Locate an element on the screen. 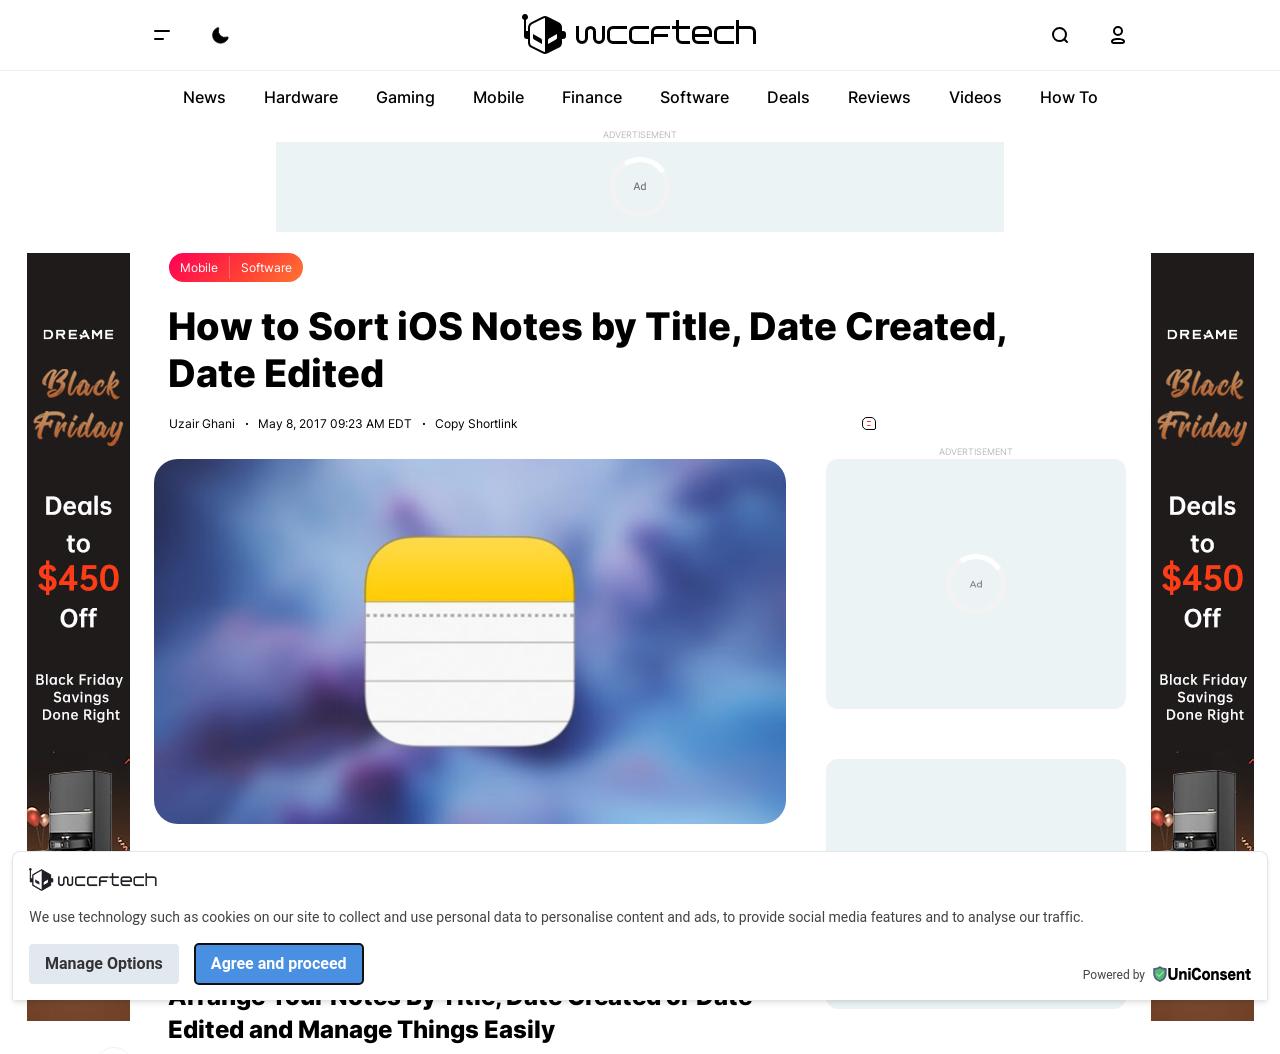 The image size is (1280, 1054). 'Uzair Ghani' is located at coordinates (201, 422).